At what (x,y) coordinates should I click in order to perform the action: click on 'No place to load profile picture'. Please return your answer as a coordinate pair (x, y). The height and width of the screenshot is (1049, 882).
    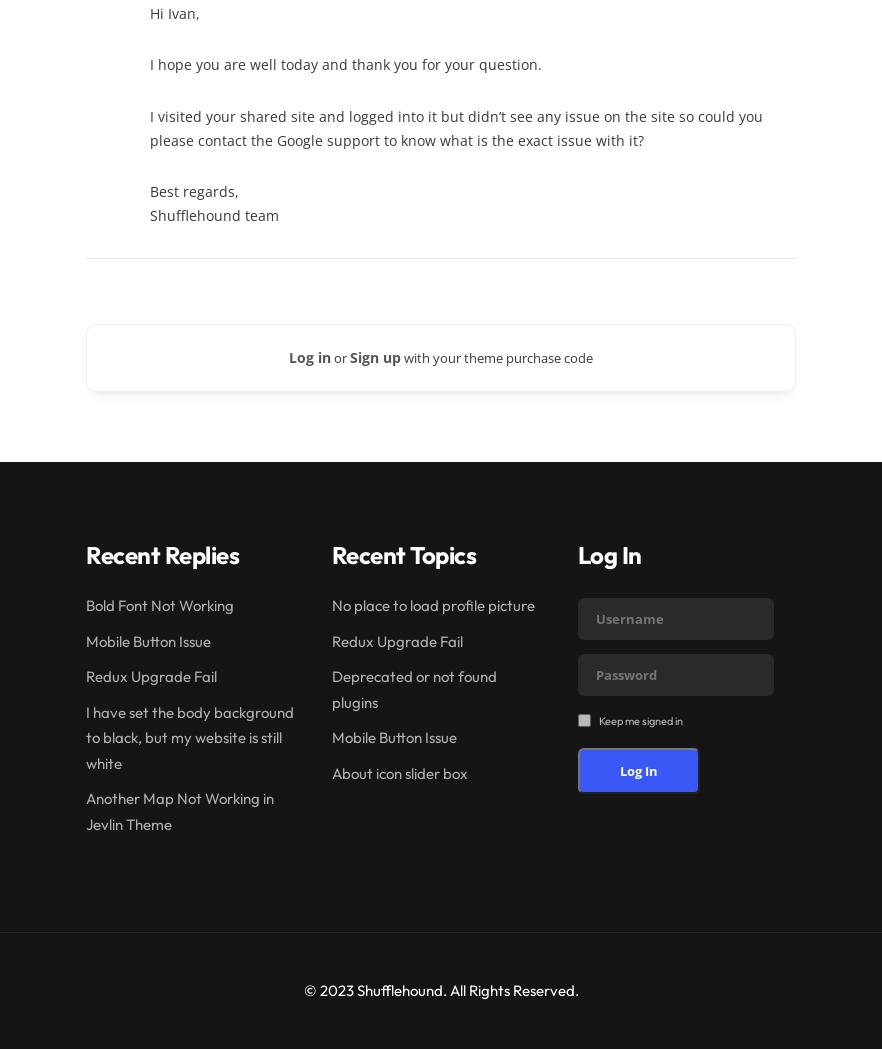
    Looking at the image, I should click on (331, 604).